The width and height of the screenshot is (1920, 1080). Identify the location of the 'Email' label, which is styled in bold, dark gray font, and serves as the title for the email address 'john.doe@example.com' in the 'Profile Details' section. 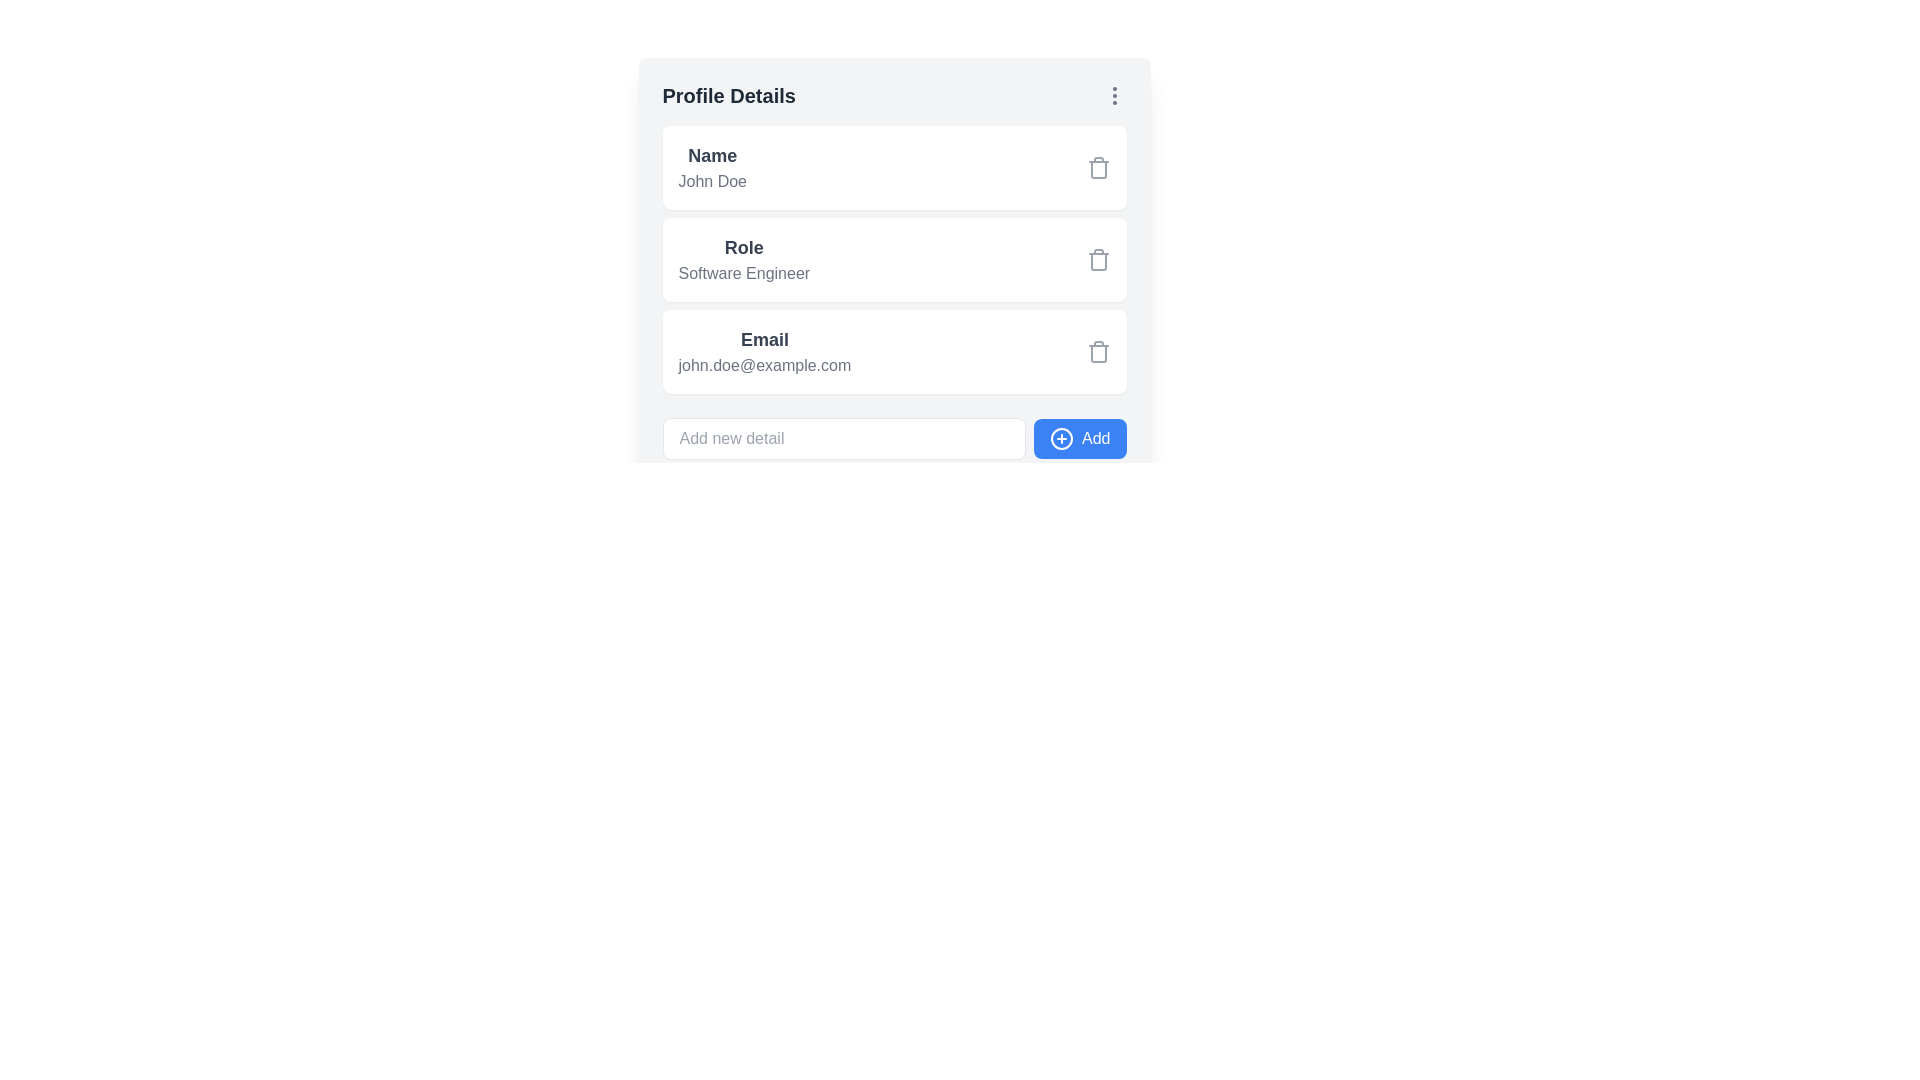
(763, 338).